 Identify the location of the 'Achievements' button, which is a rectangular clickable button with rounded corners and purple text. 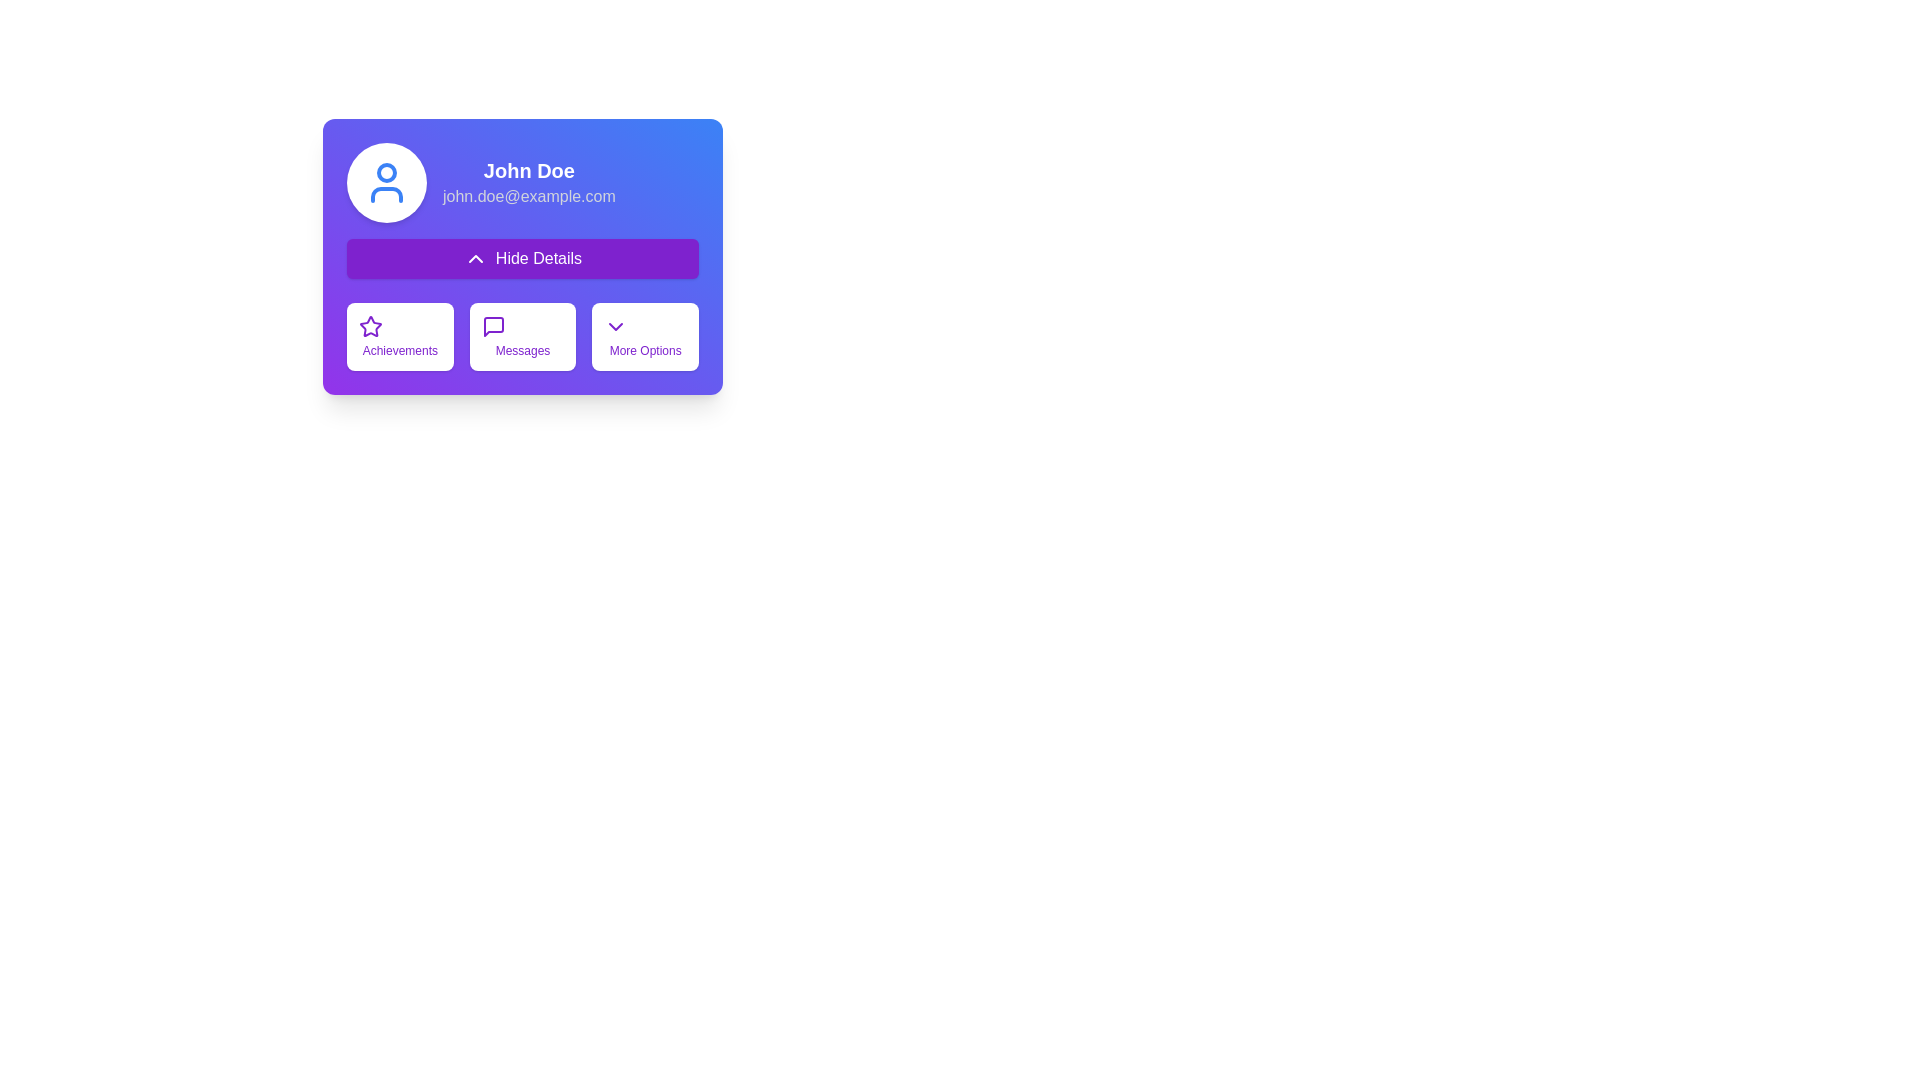
(400, 335).